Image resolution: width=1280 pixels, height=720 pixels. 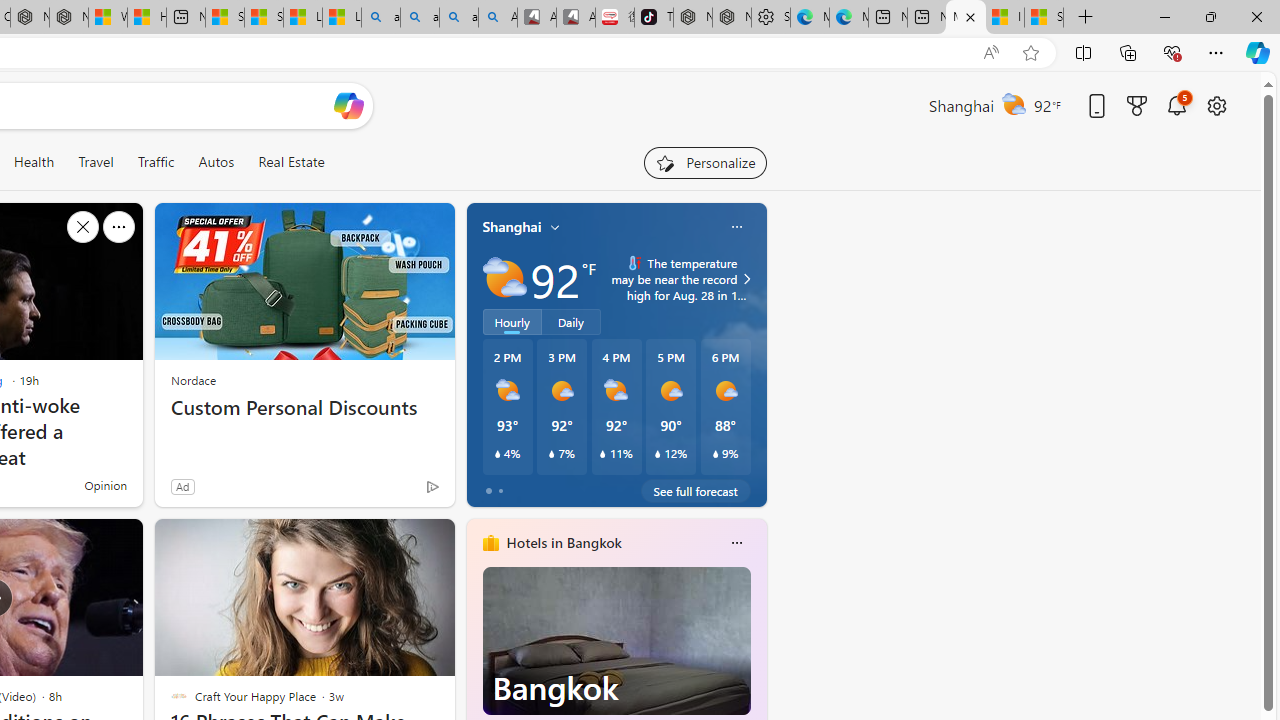 What do you see at coordinates (705, 162) in the screenshot?
I see `'Personalize your feed"'` at bounding box center [705, 162].